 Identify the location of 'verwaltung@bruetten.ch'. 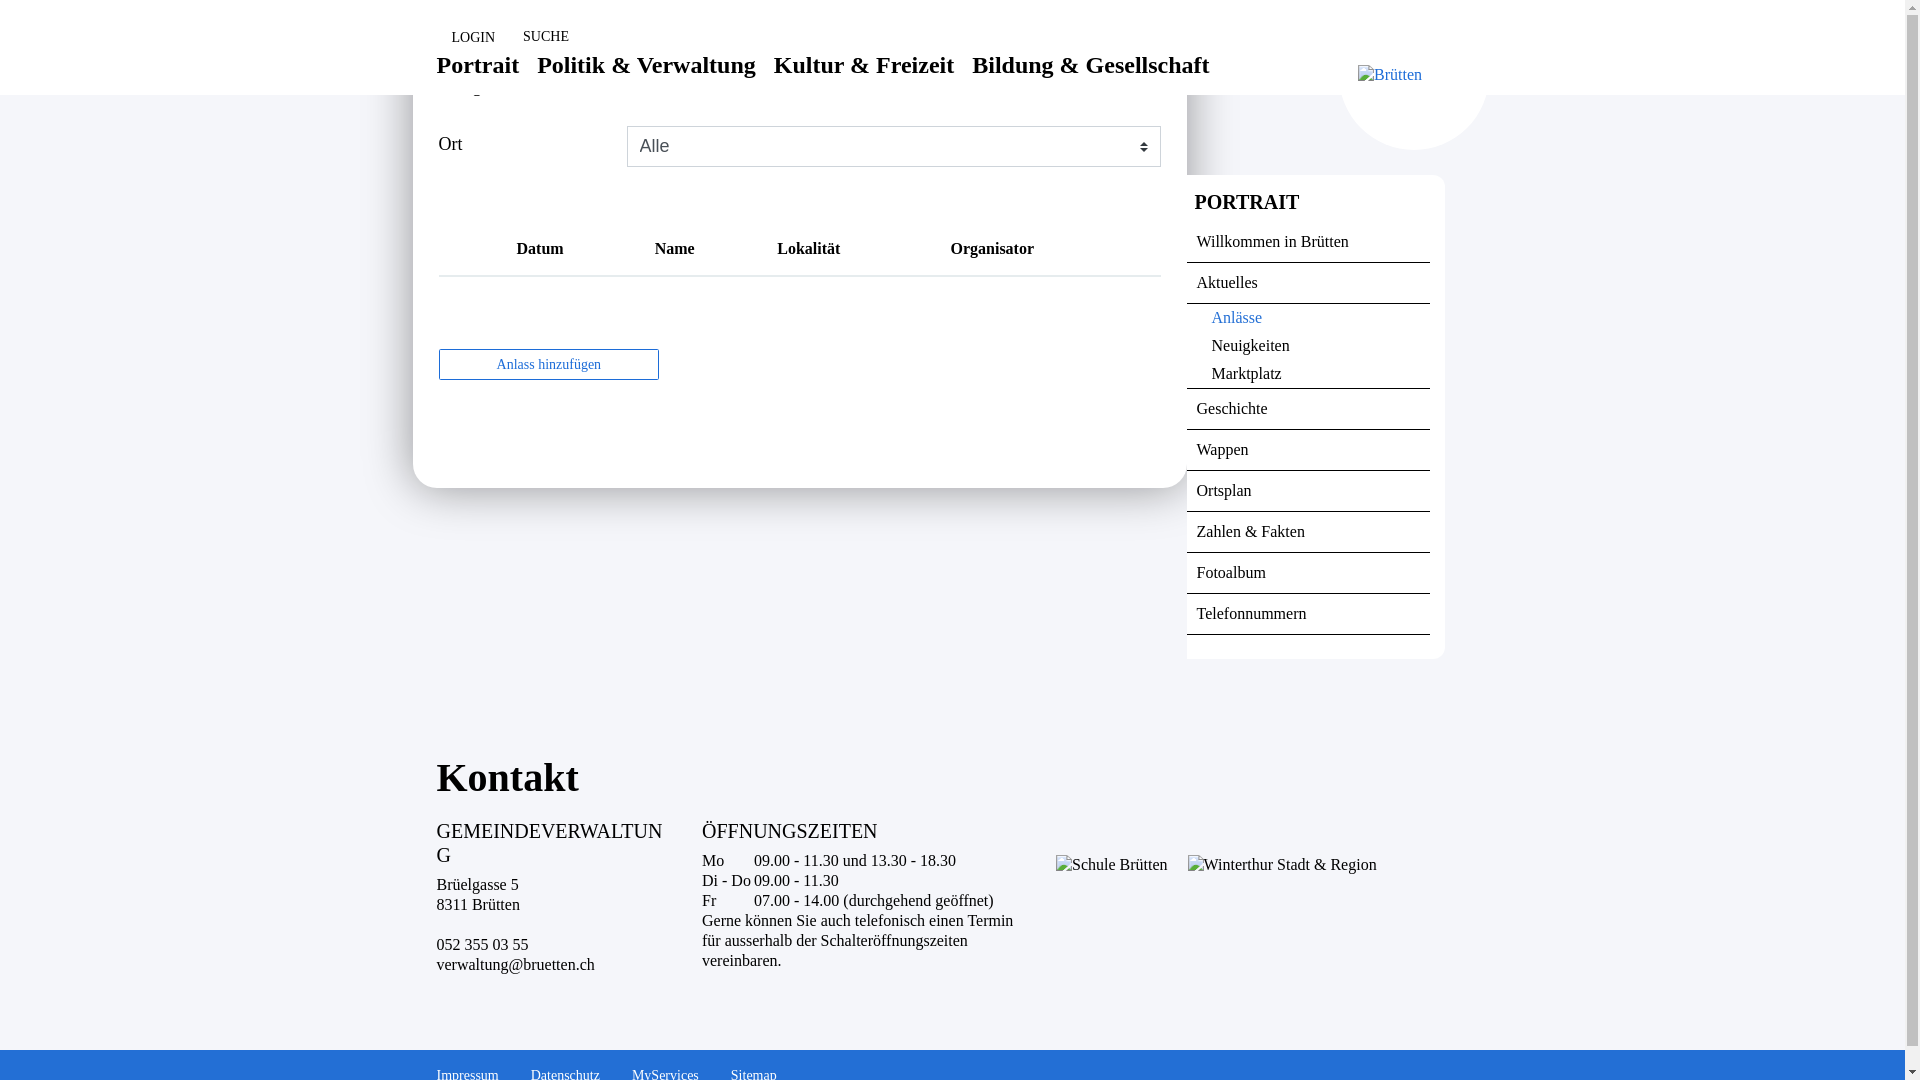
(514, 963).